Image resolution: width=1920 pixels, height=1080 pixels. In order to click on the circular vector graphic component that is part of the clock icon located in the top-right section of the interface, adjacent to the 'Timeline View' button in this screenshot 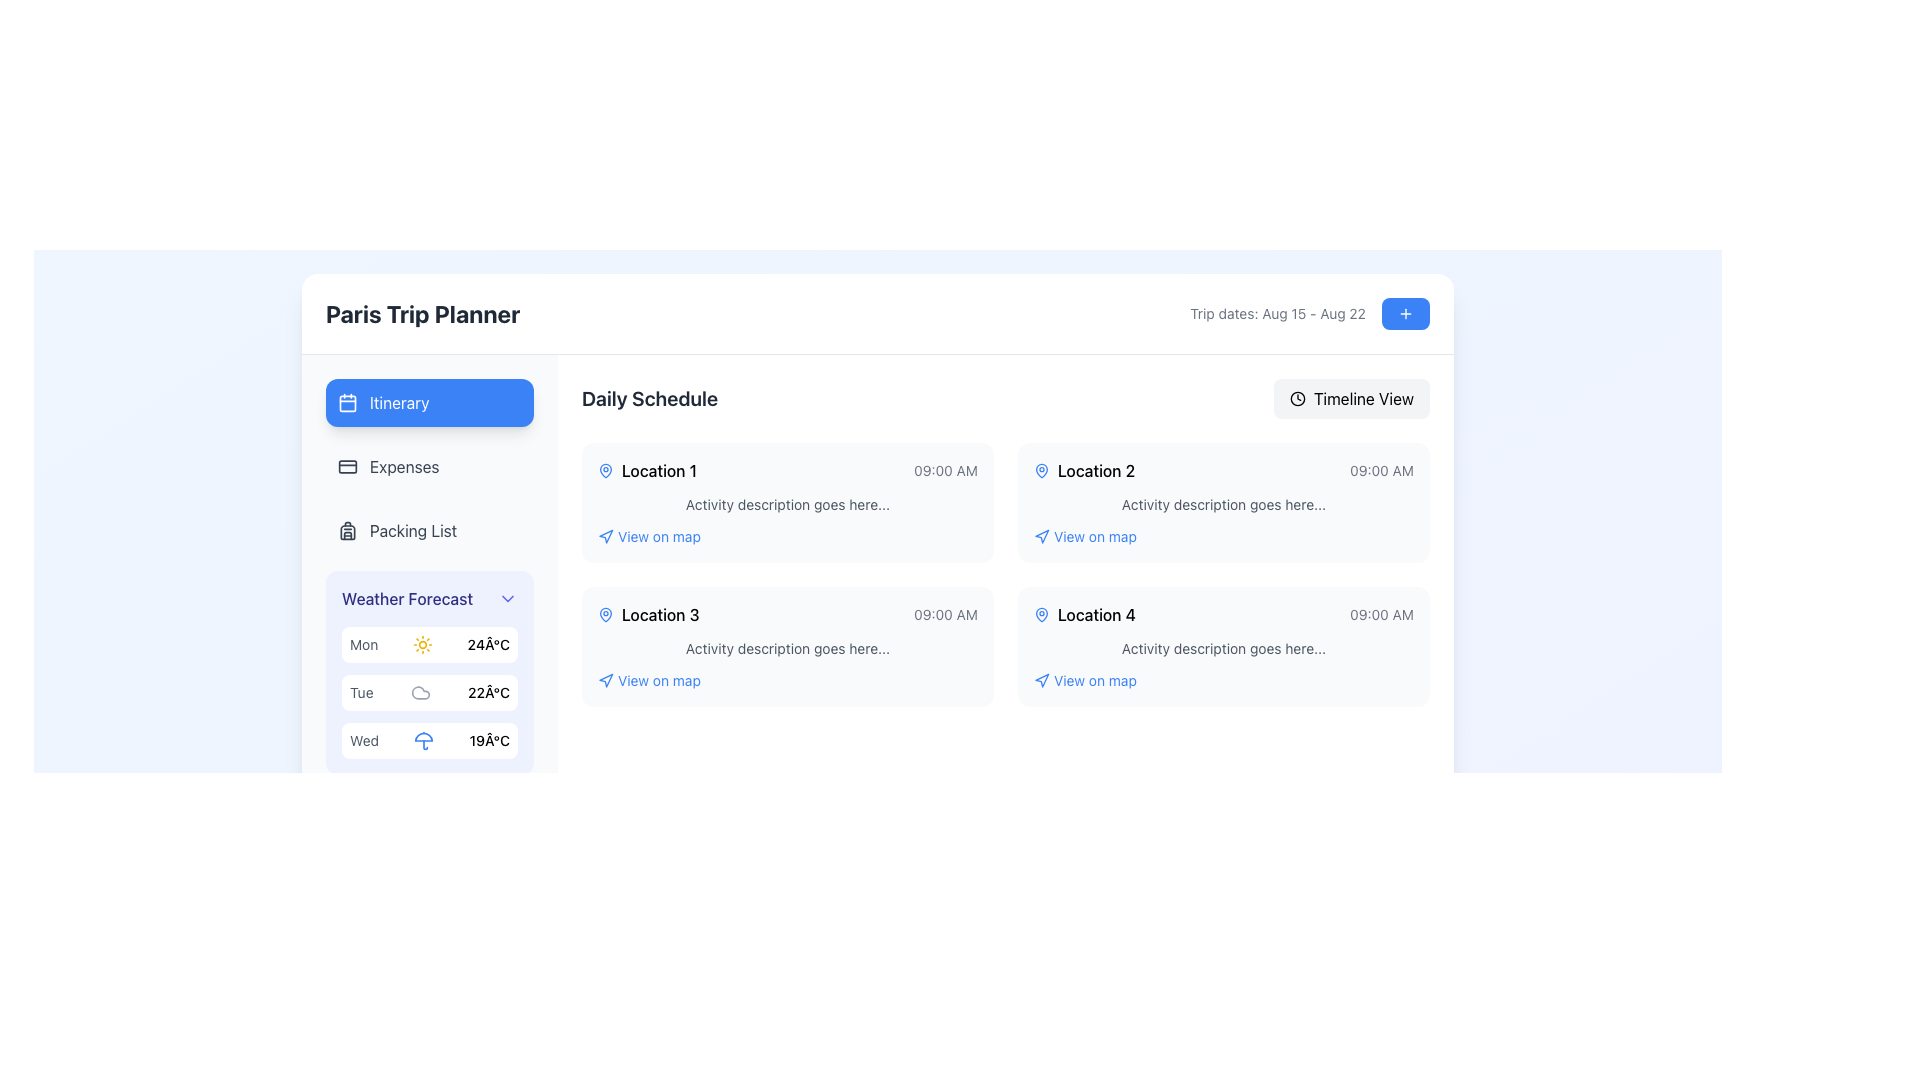, I will do `click(1297, 398)`.